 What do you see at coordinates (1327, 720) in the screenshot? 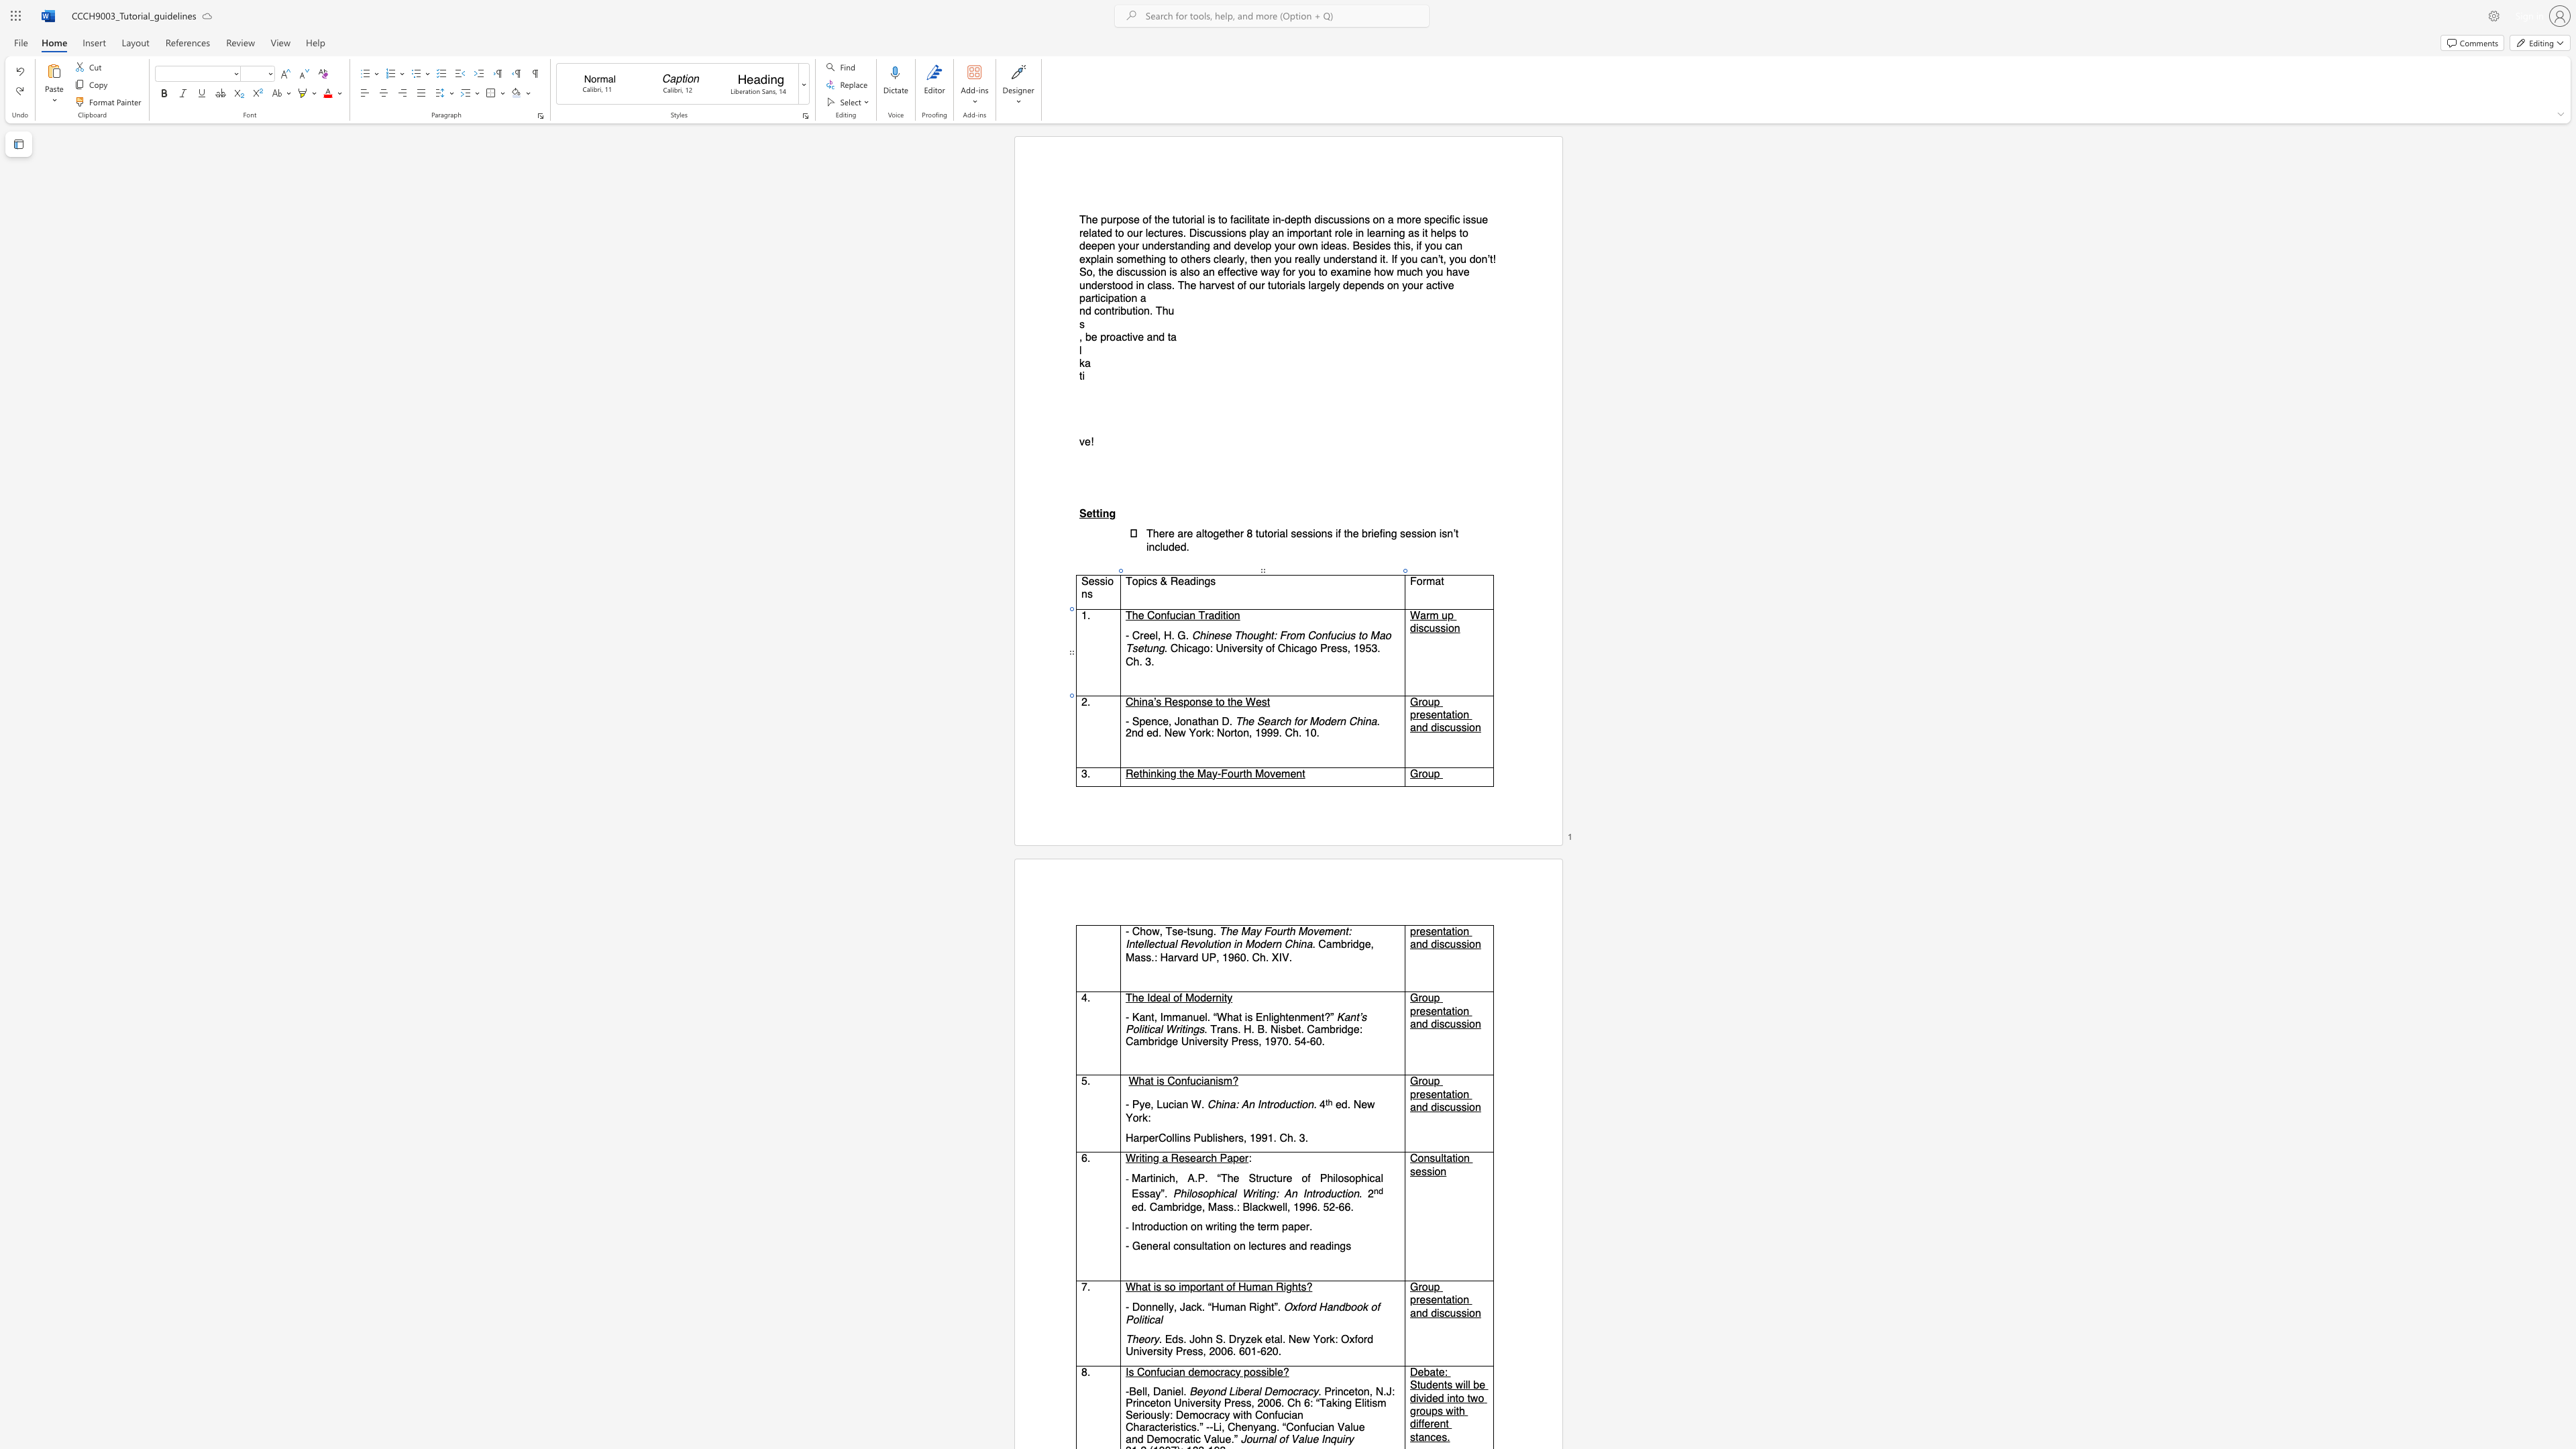
I see `the 1th character "d" in the text` at bounding box center [1327, 720].